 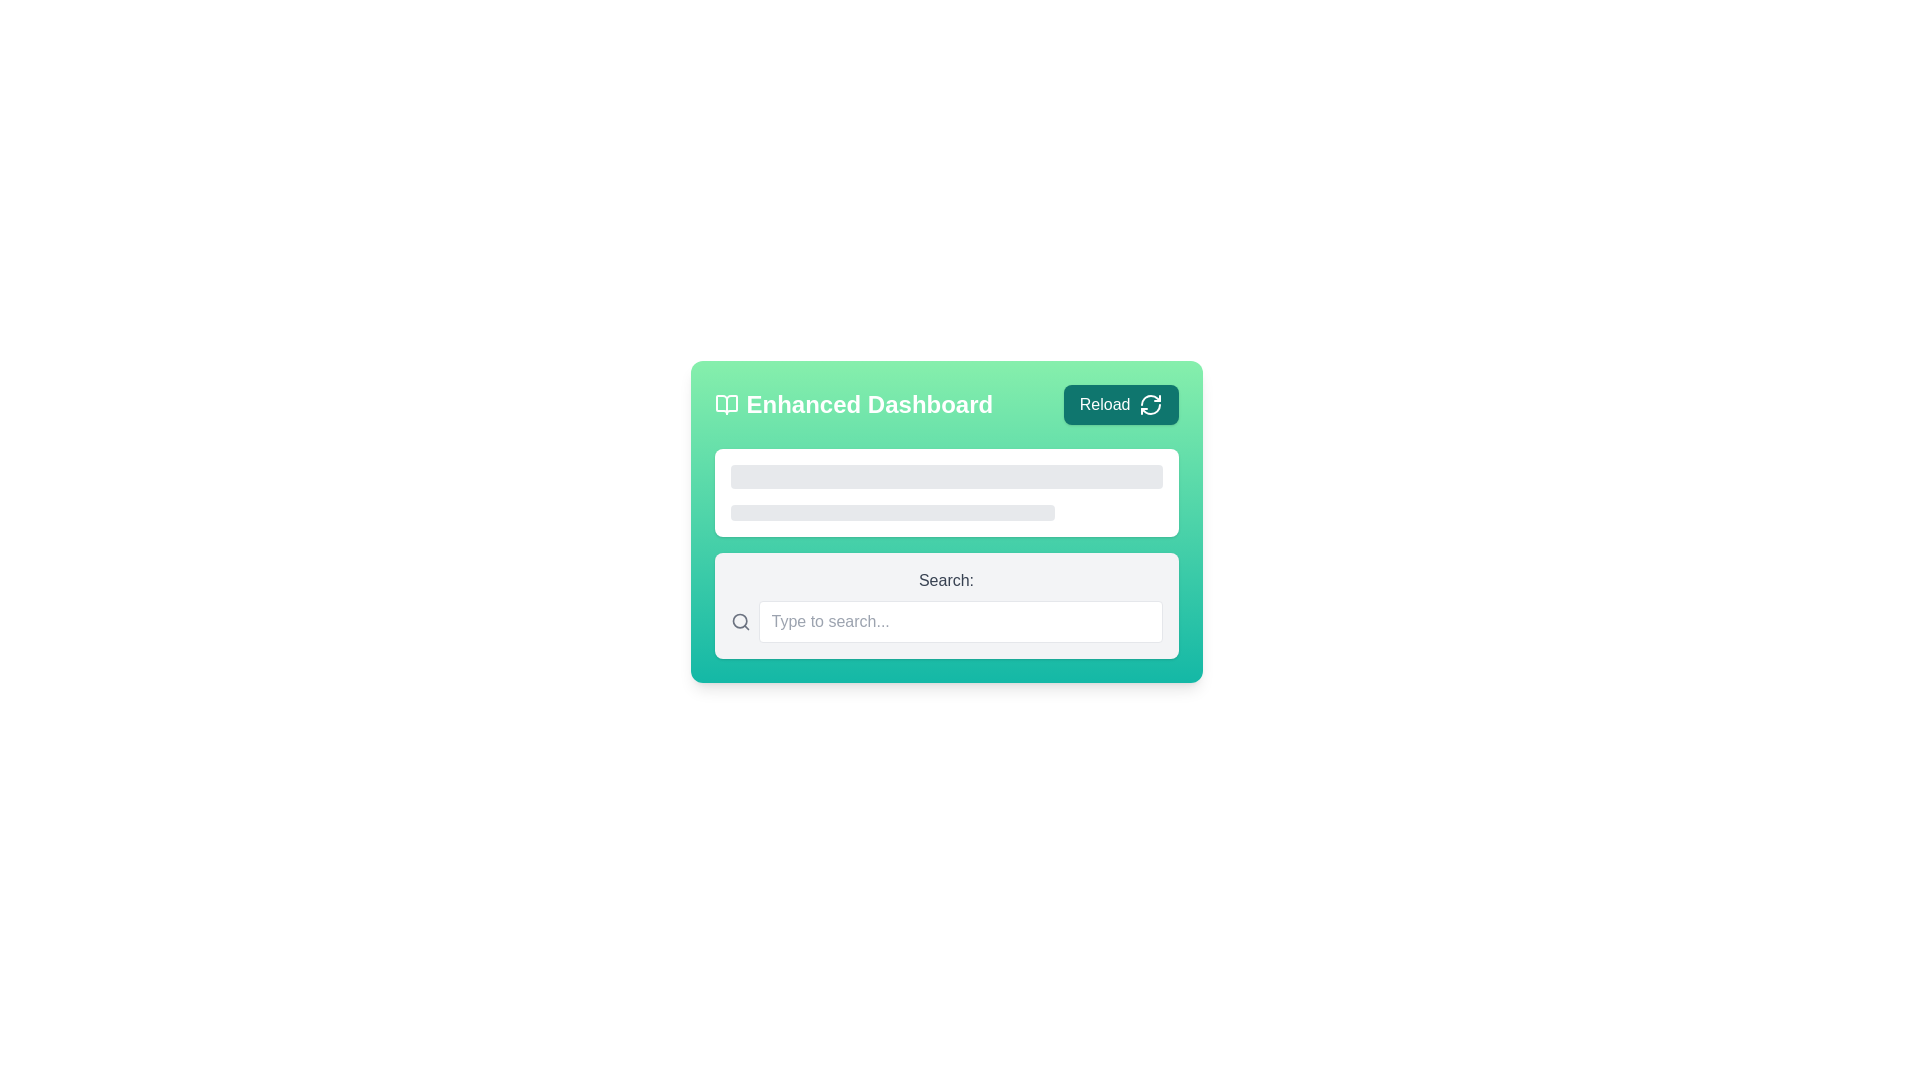 What do you see at coordinates (739, 620) in the screenshot?
I see `the search icon located to the left of the search text box, which visually indicates the search functionality` at bounding box center [739, 620].